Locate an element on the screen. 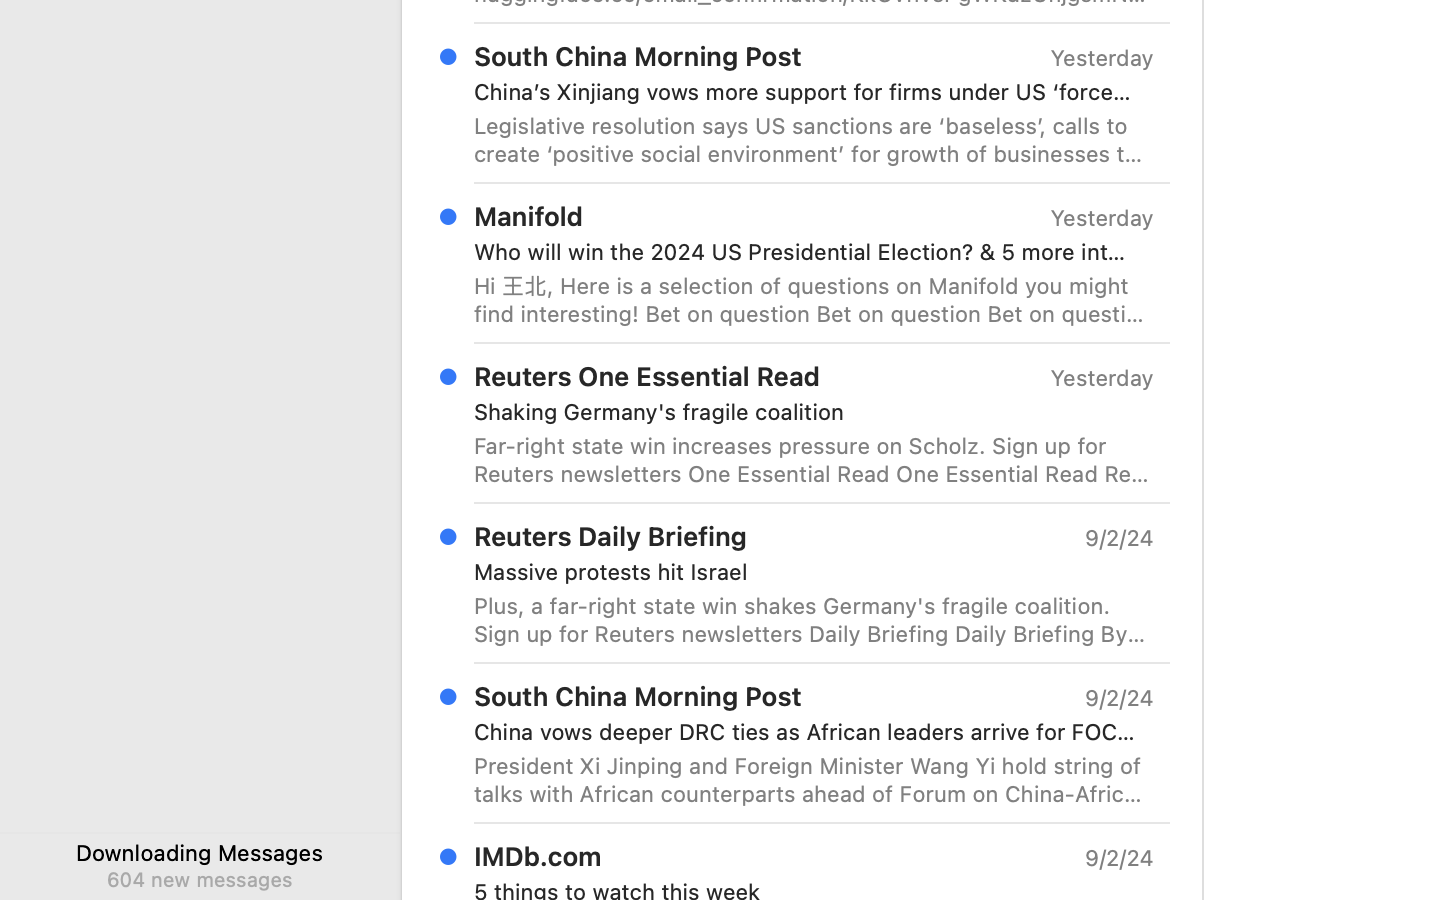  'Who will win the 2024 US Presidential Election? & 5 more interesting markets on Manifold' is located at coordinates (805, 251).